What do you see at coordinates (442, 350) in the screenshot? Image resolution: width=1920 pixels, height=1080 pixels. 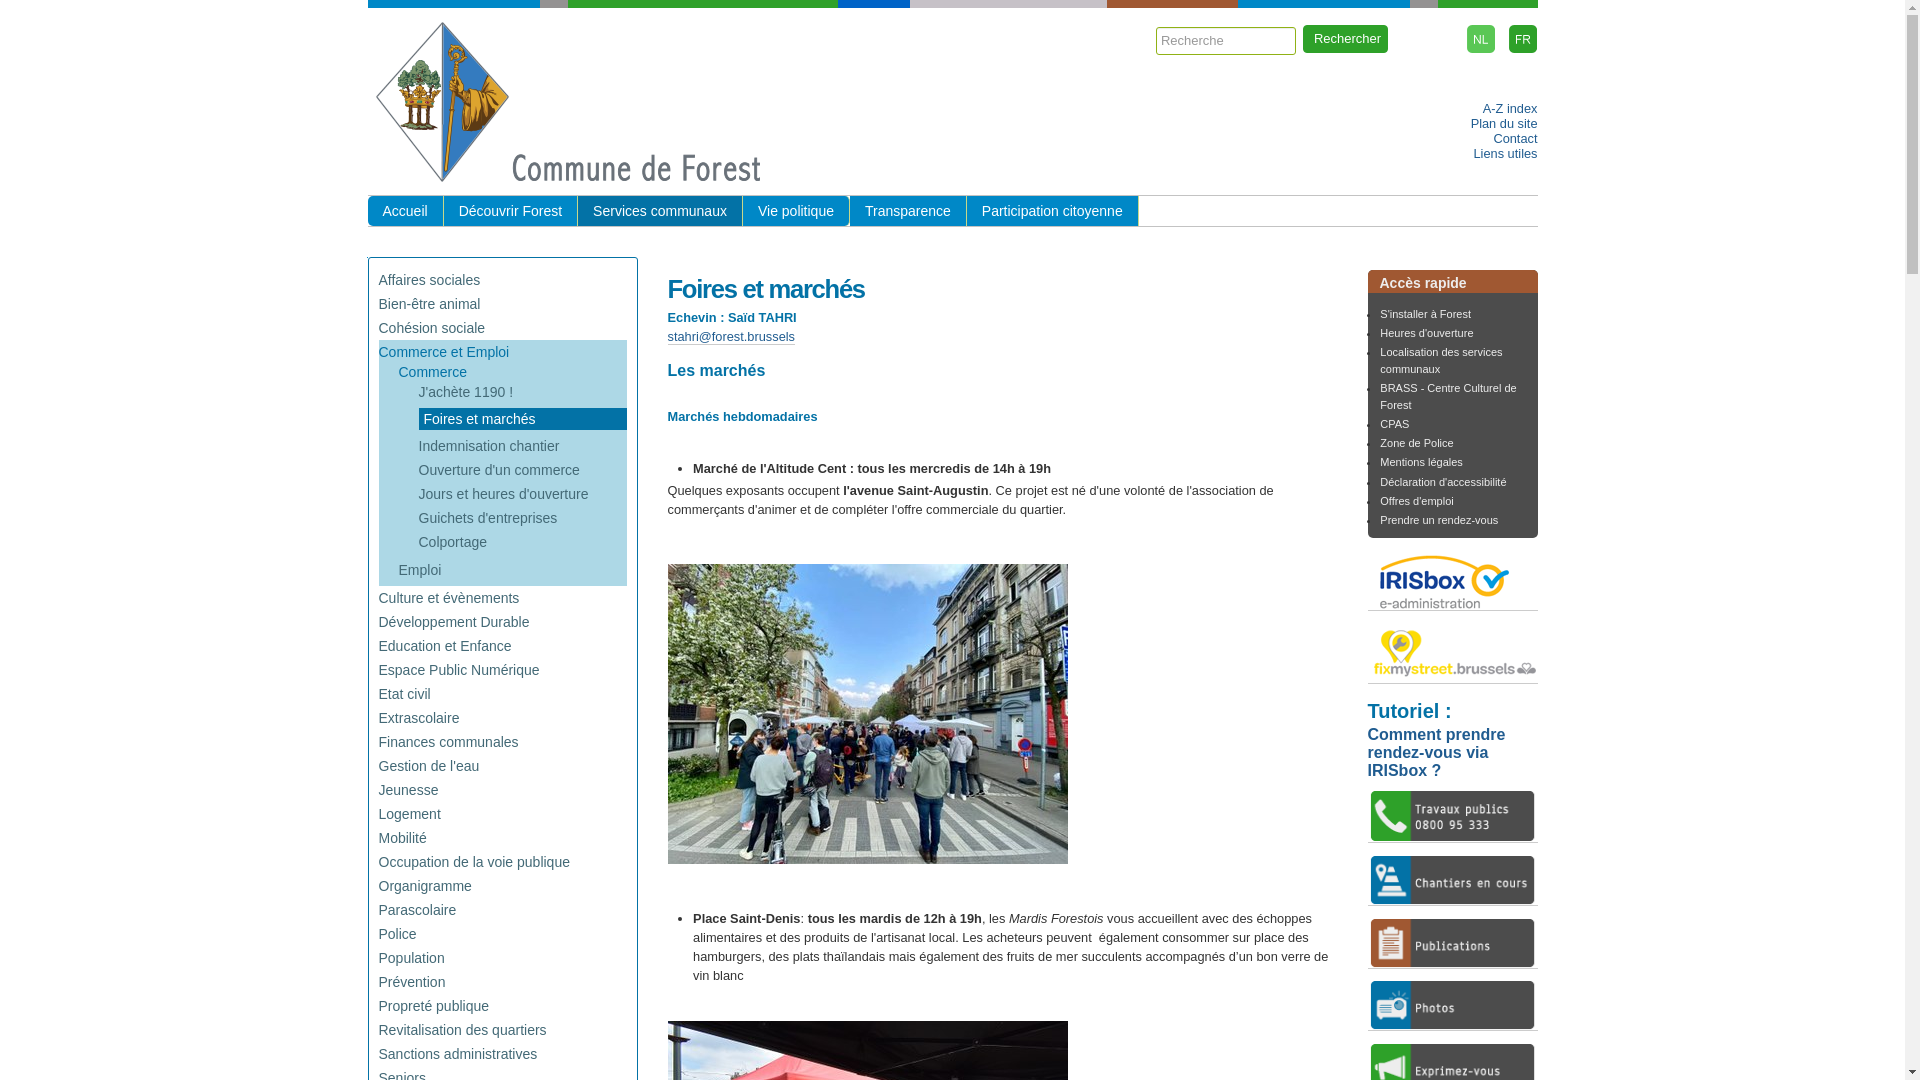 I see `'Commerce et Emploi'` at bounding box center [442, 350].